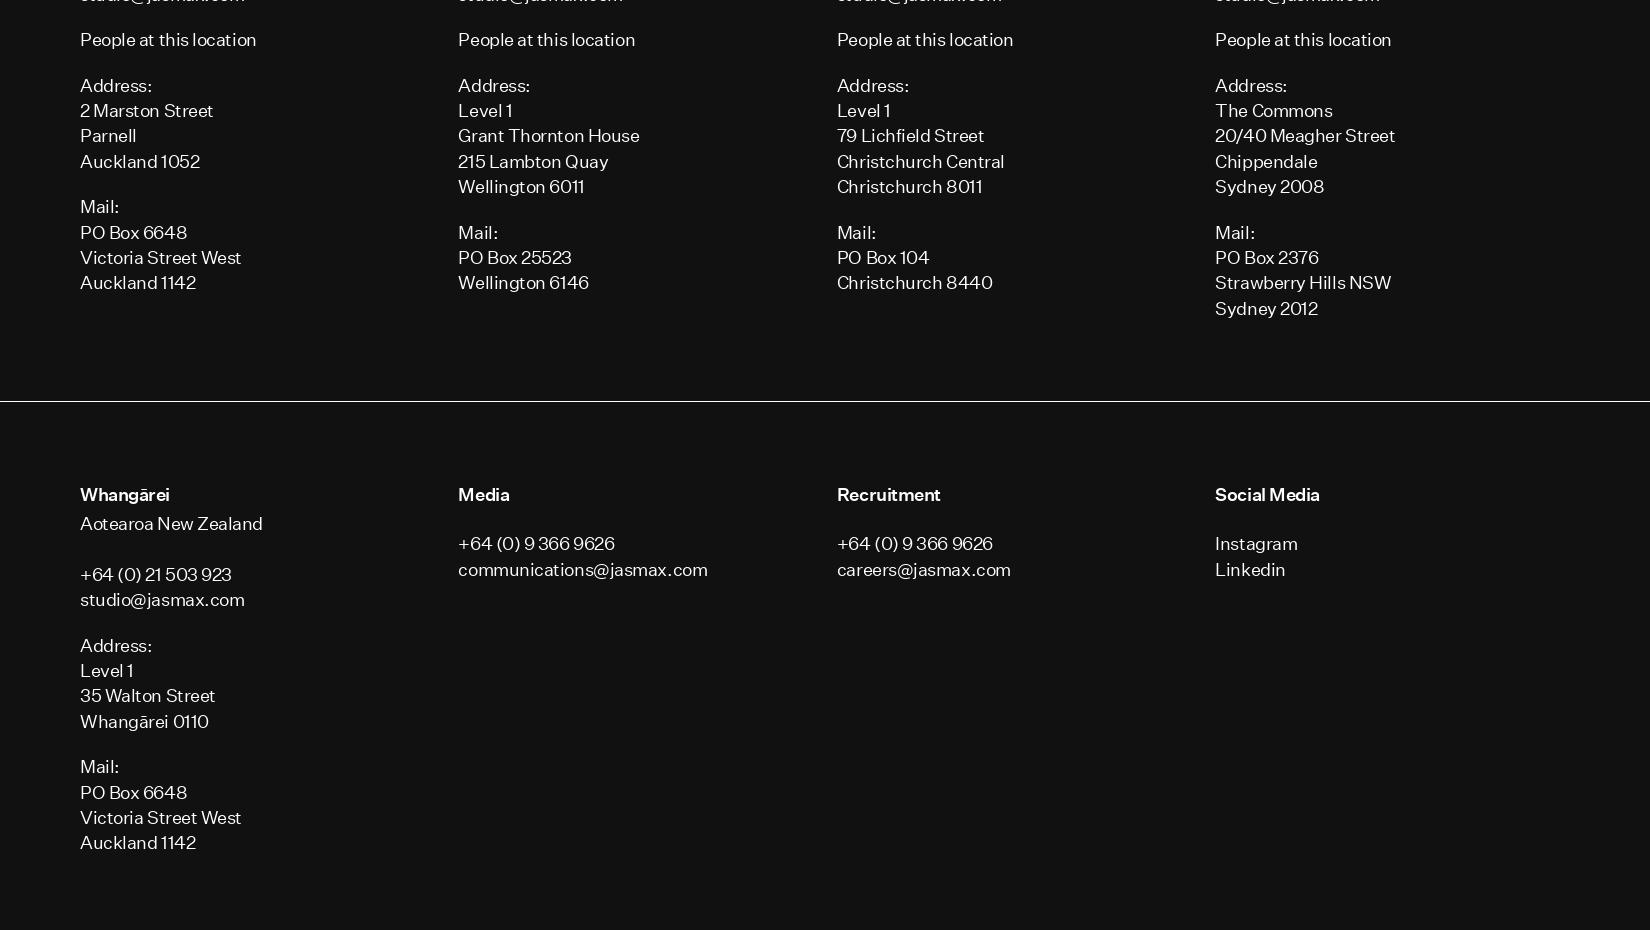  I want to click on 'careers@jasmax.com', so click(923, 568).